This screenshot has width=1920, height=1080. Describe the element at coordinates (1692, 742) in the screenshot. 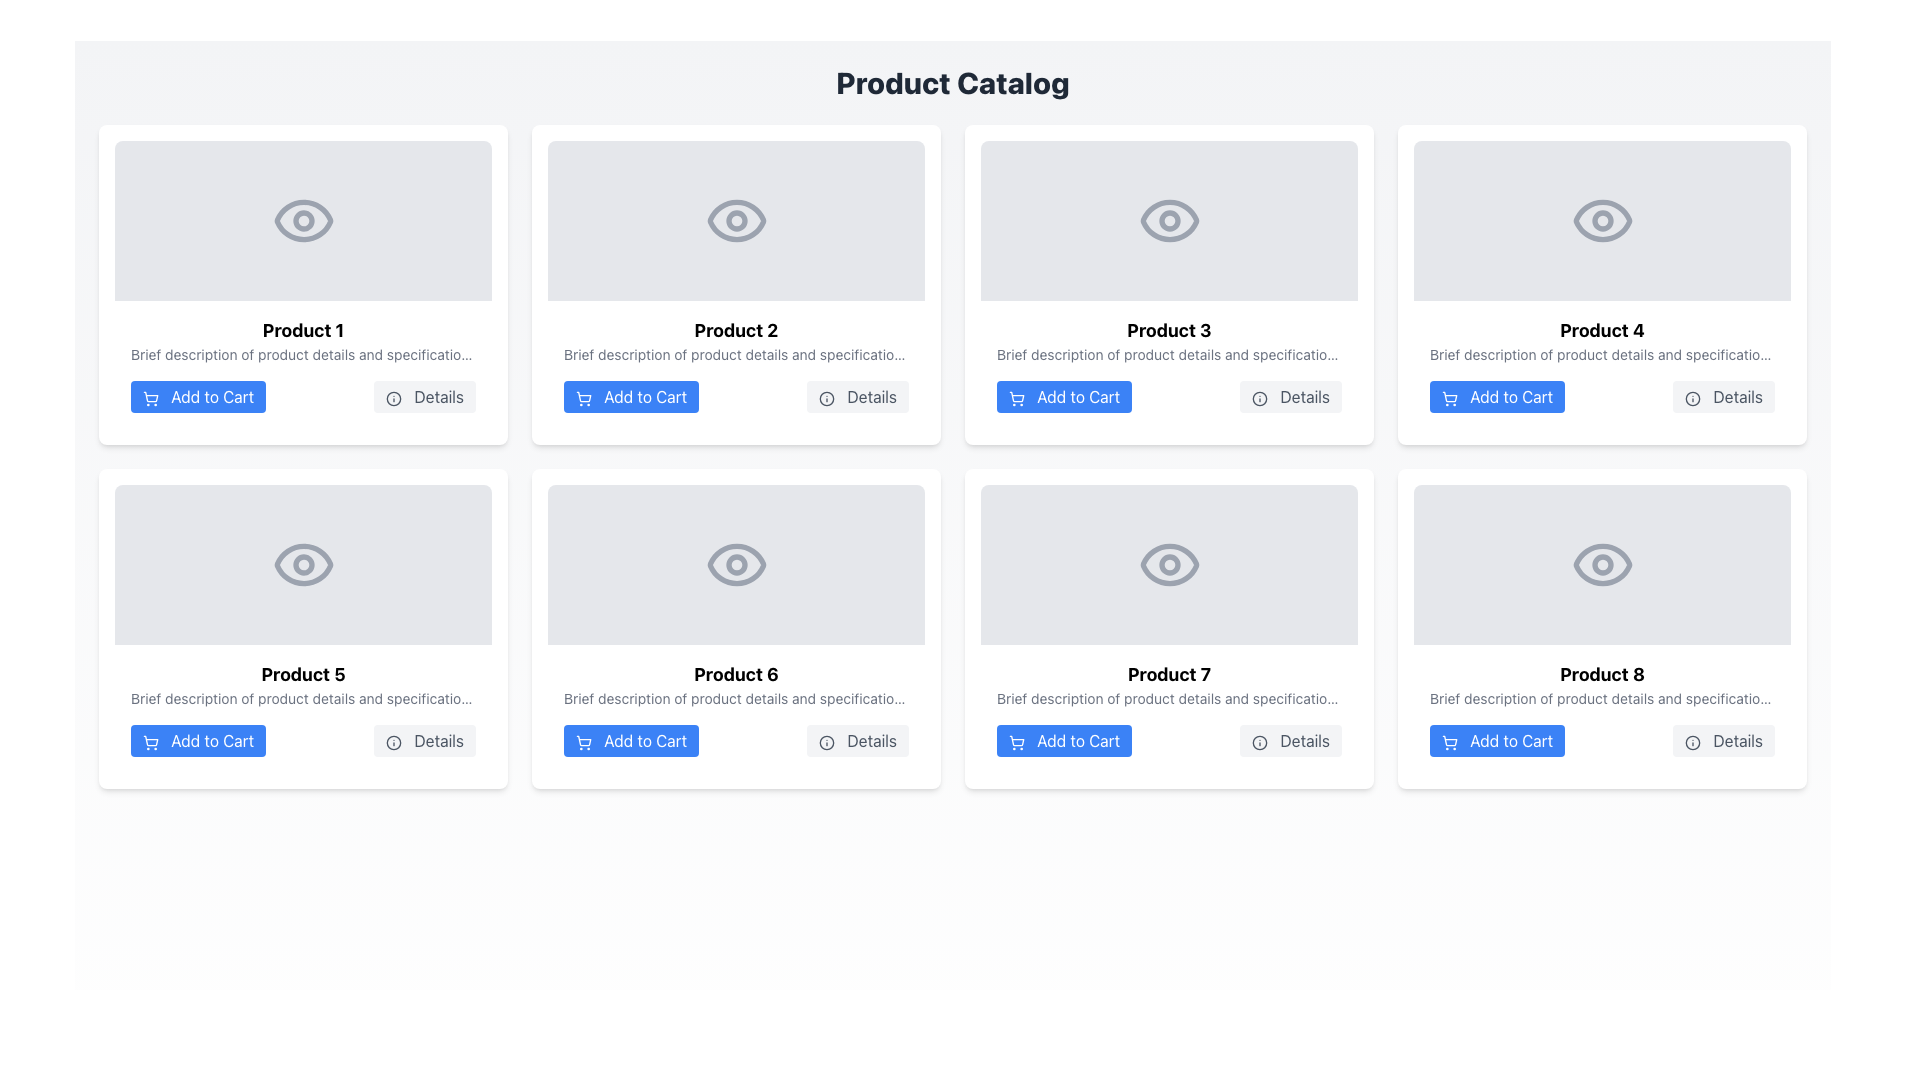

I see `the 'Details' button which contains the circular information icon with the letter 'i'` at that location.